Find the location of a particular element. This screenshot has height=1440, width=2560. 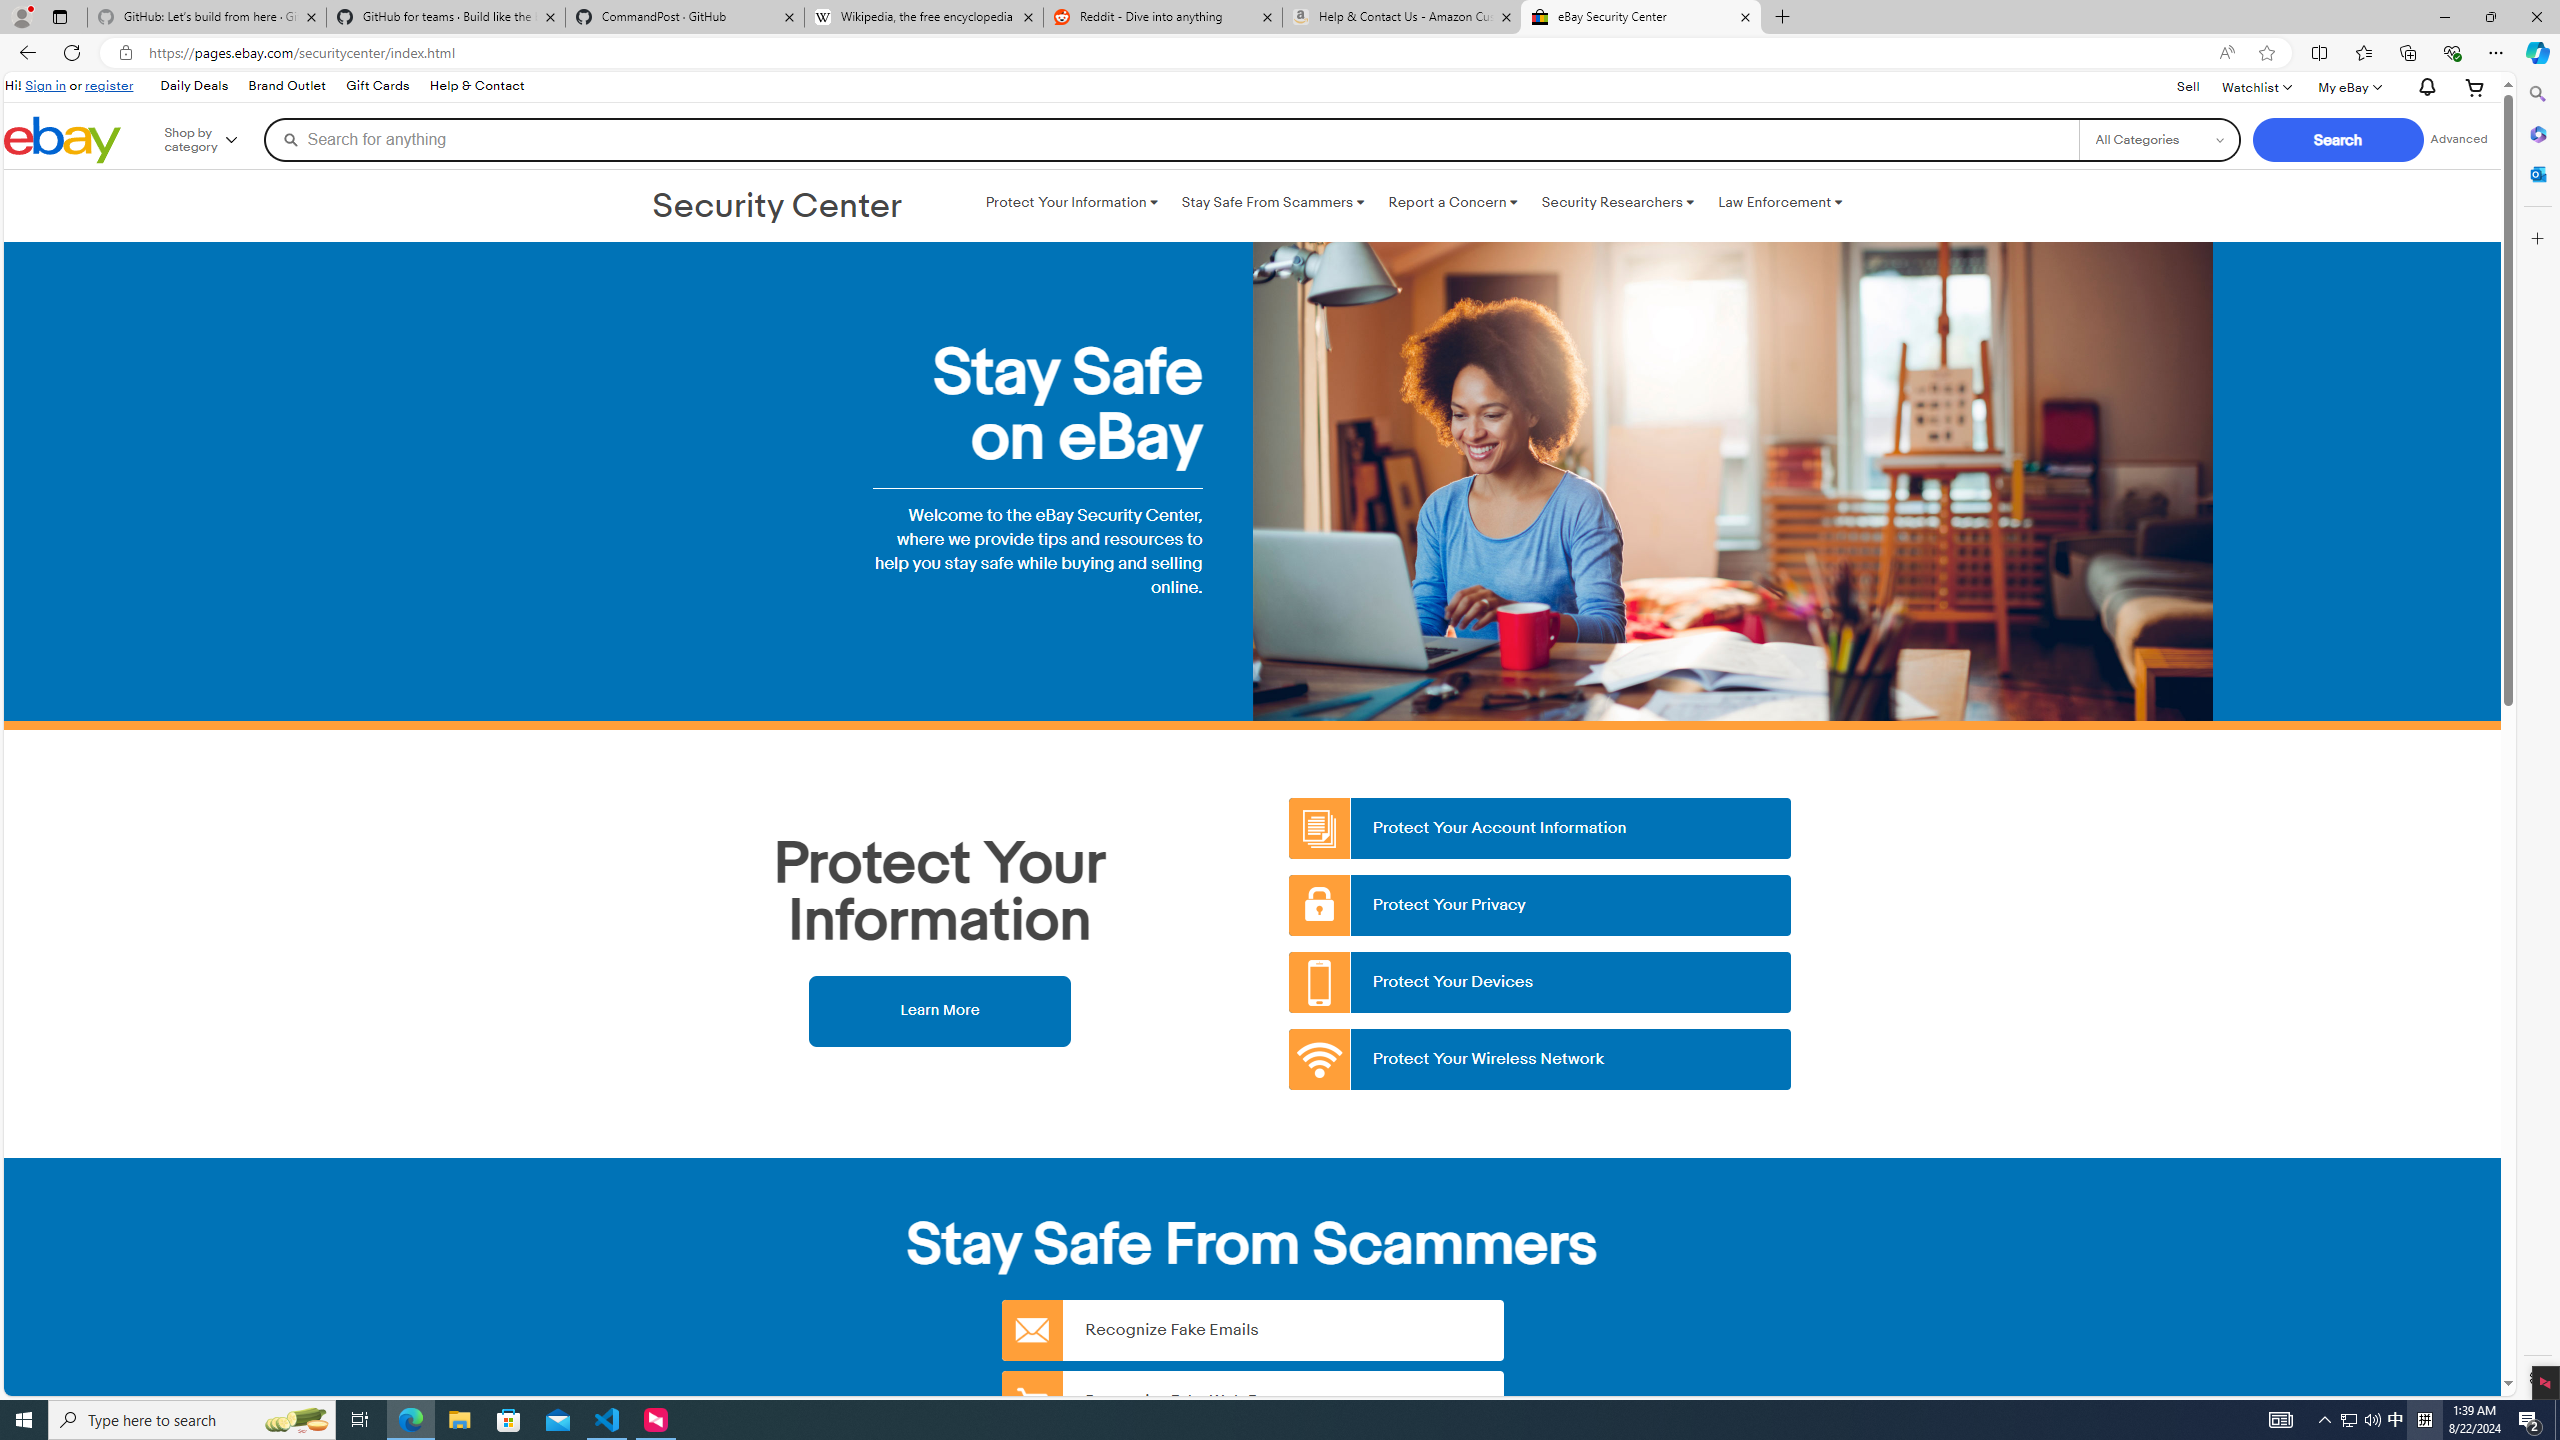

'Reddit - Dive into anything' is located at coordinates (1161, 16).